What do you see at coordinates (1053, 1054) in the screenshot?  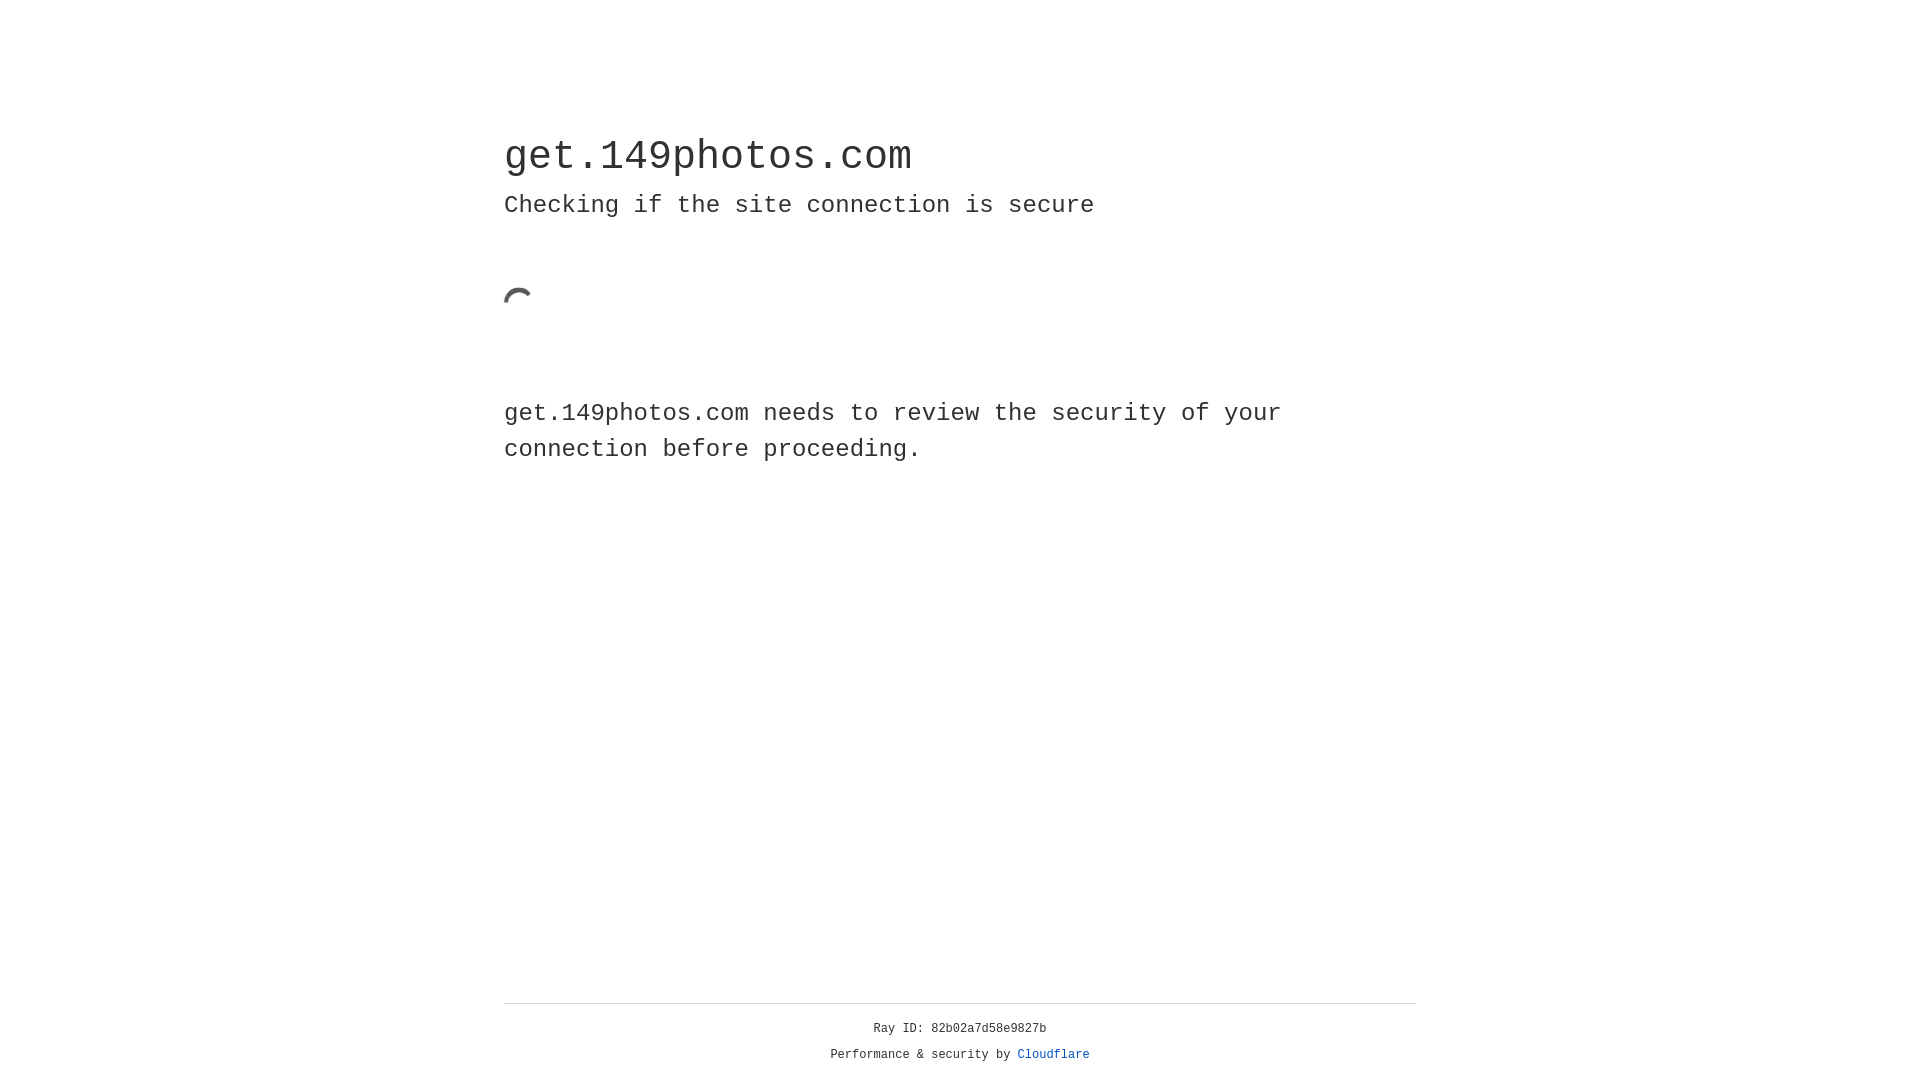 I see `'Cloudflare'` at bounding box center [1053, 1054].